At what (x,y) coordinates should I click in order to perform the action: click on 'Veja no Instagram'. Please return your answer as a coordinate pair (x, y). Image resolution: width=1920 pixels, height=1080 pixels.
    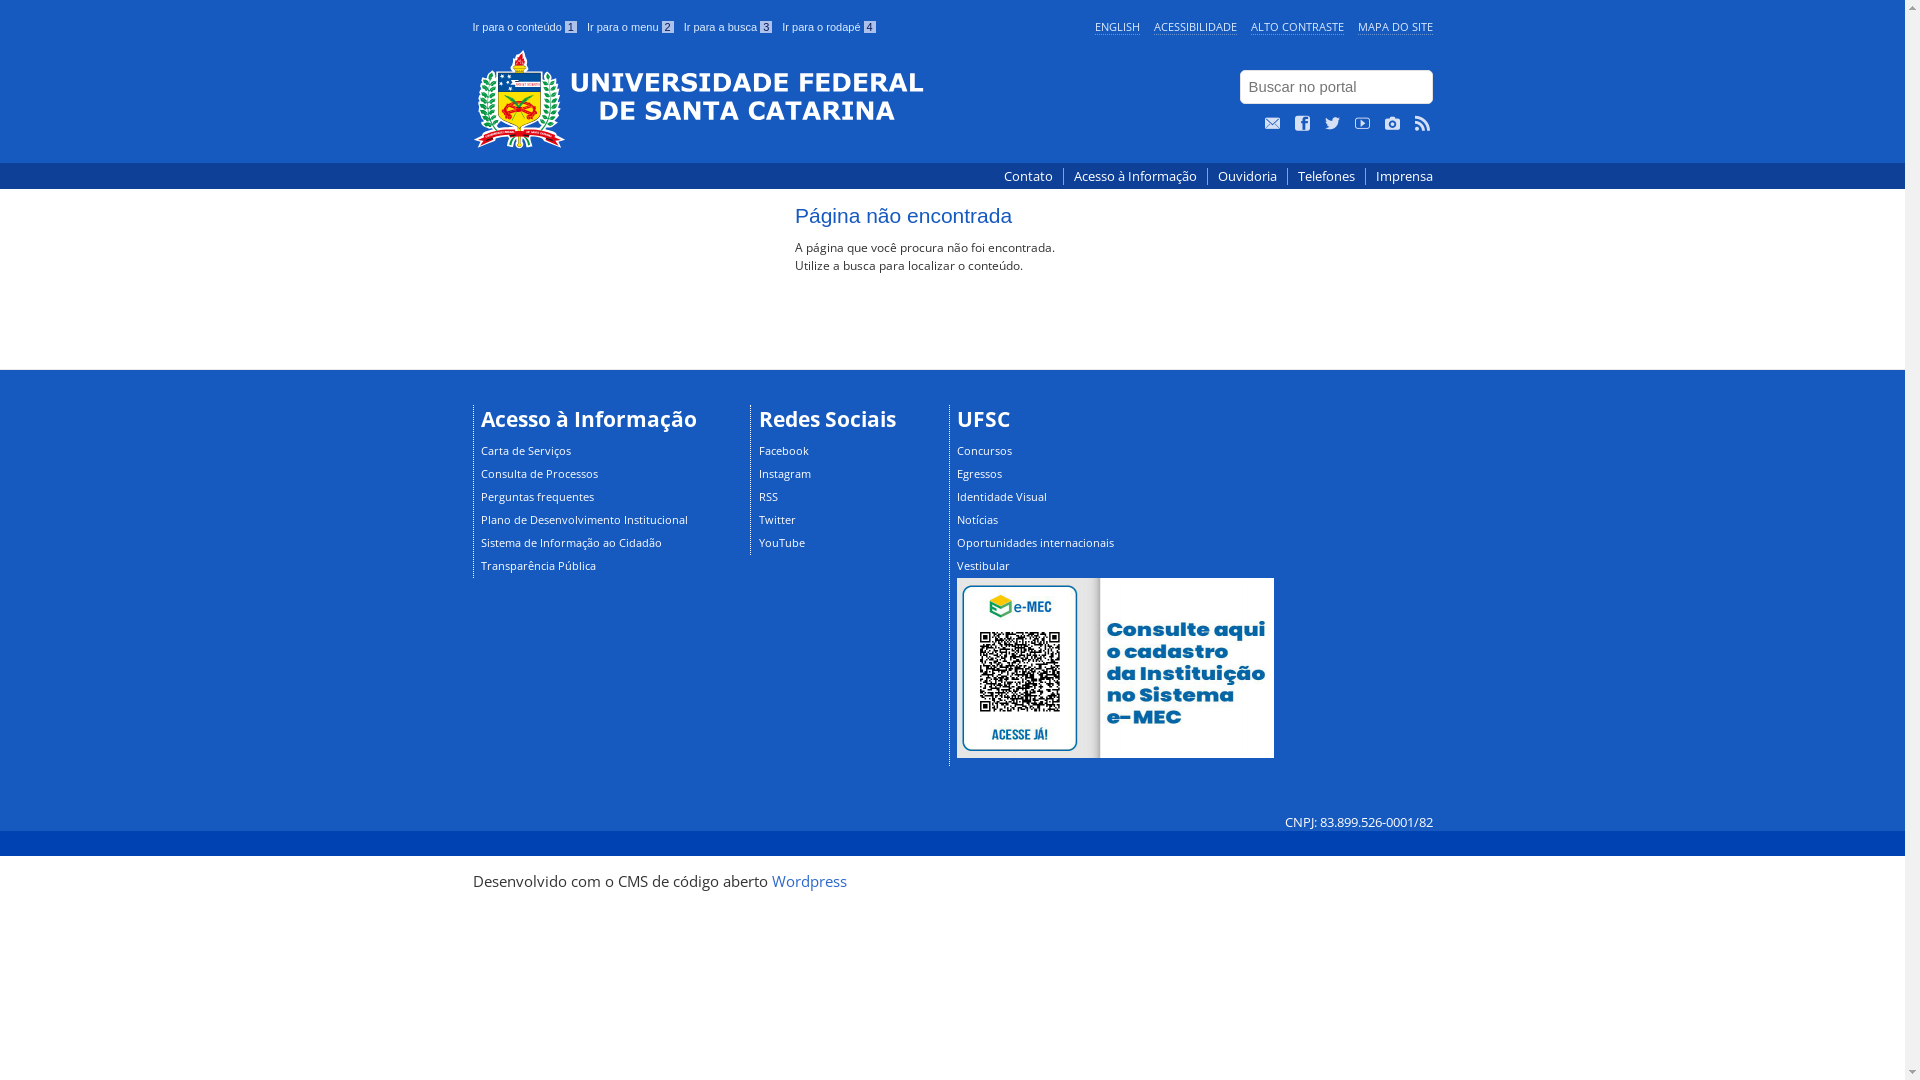
    Looking at the image, I should click on (1391, 123).